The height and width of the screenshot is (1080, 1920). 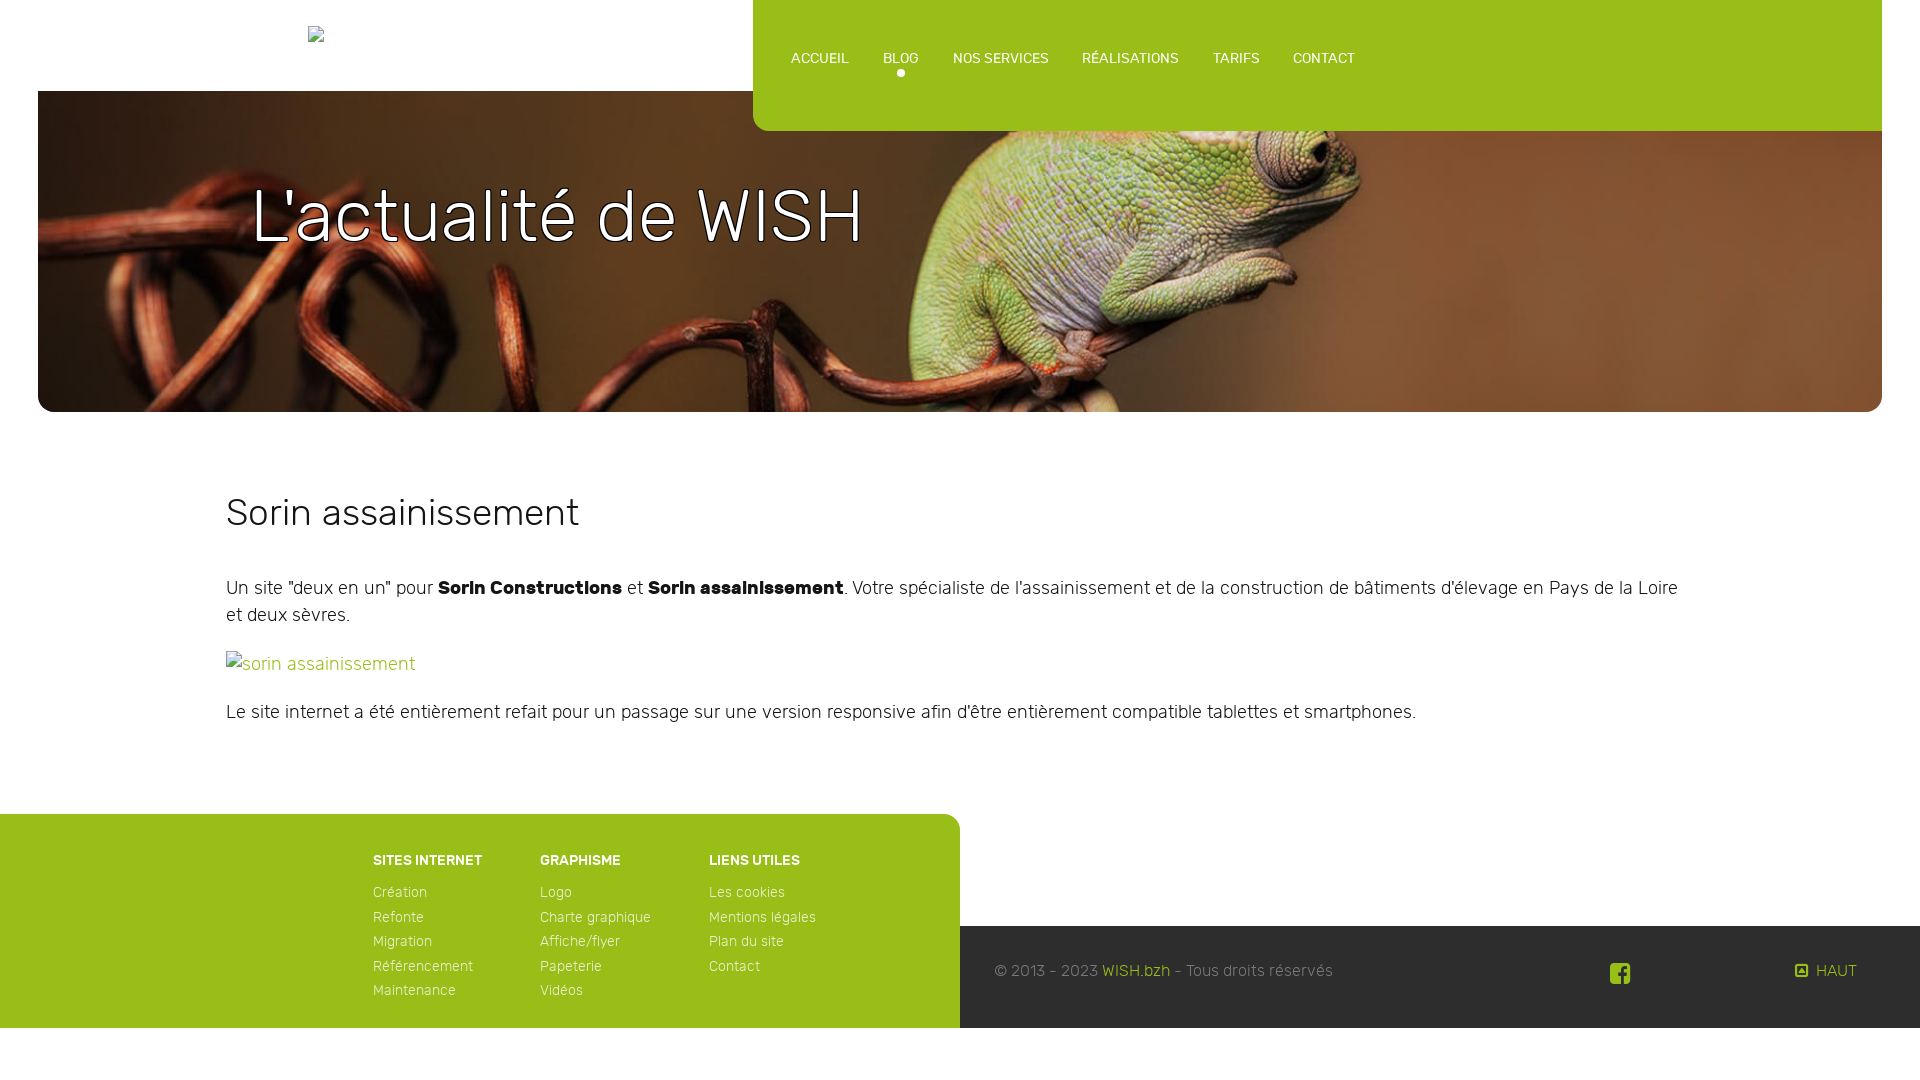 I want to click on 'NOS SERVICES', so click(x=1001, y=57).